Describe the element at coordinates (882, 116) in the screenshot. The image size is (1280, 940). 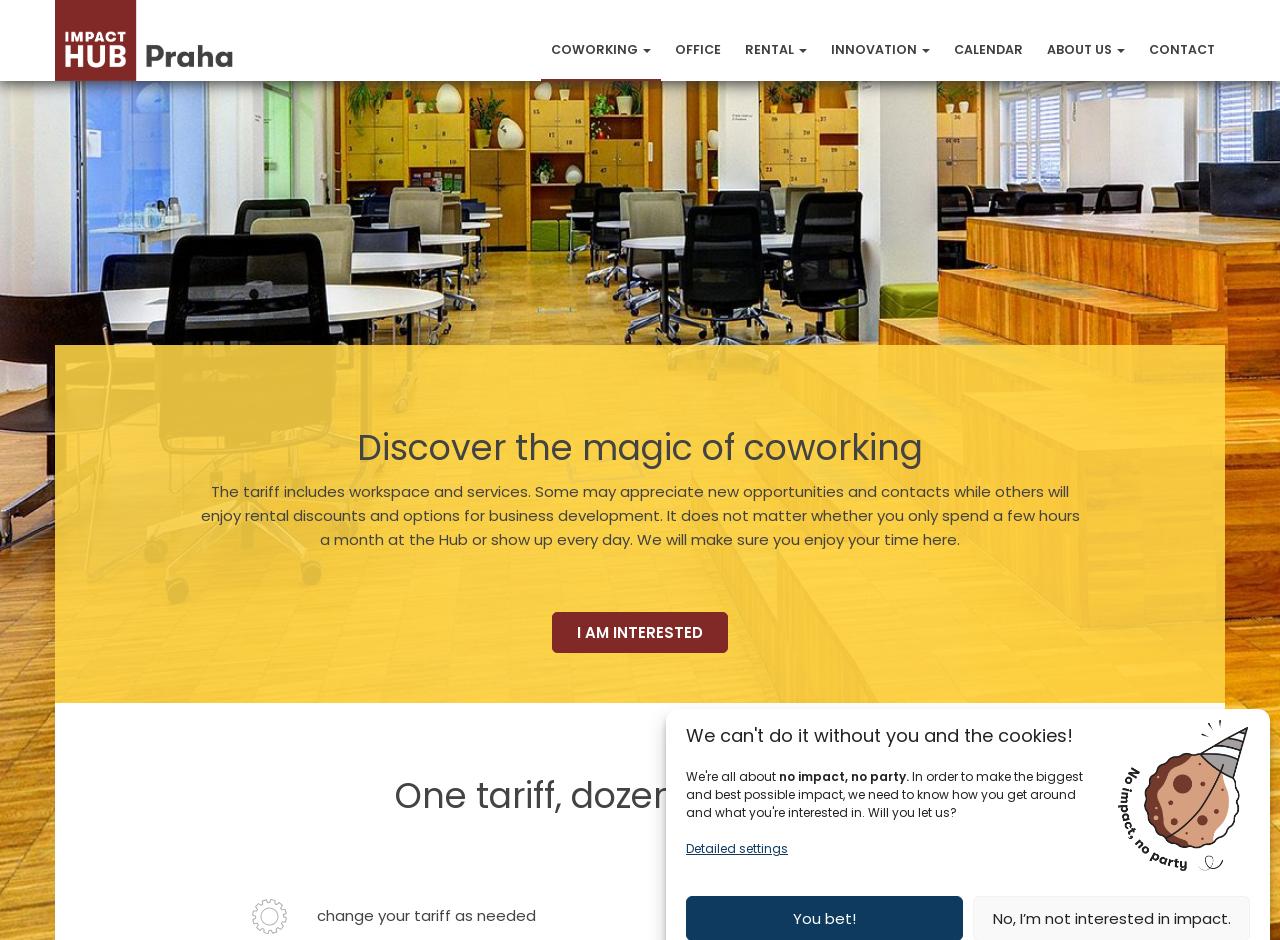
I see `'Acceleration'` at that location.